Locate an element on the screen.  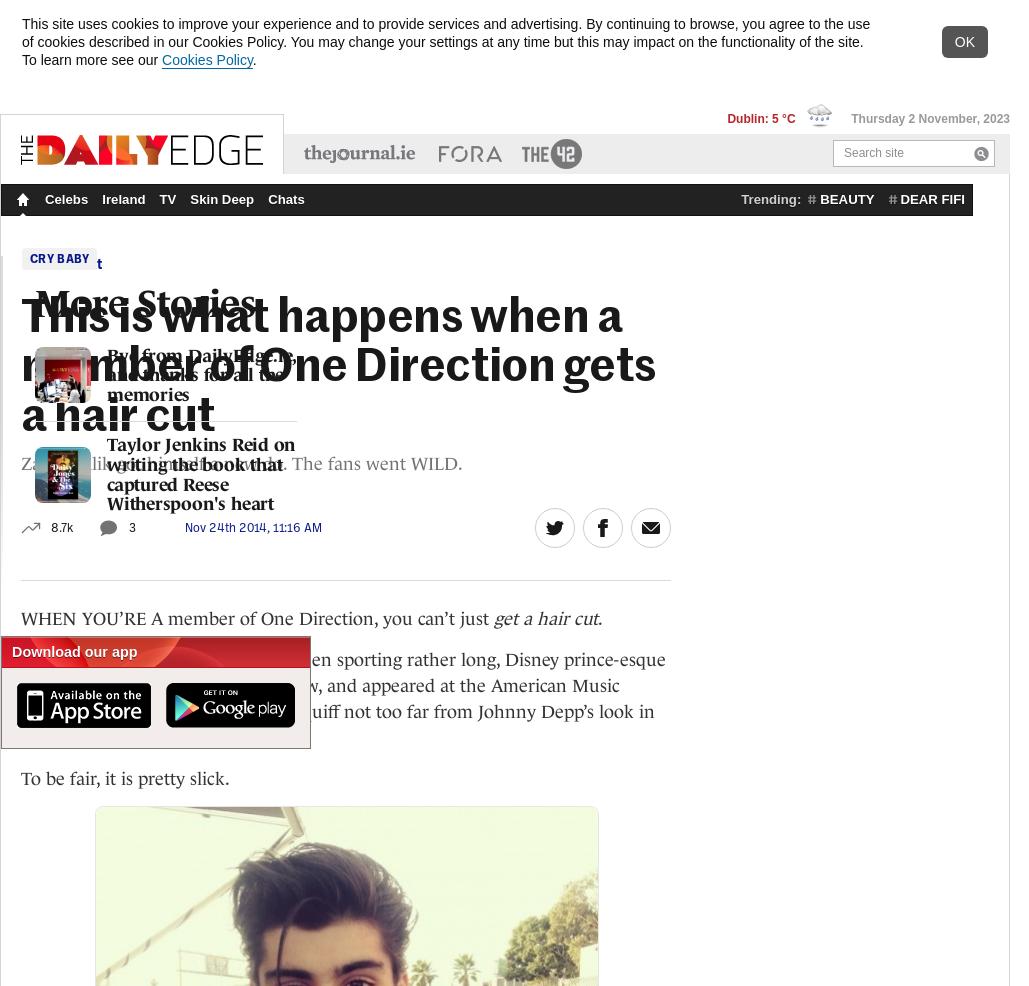
'beauty' is located at coordinates (819, 198).